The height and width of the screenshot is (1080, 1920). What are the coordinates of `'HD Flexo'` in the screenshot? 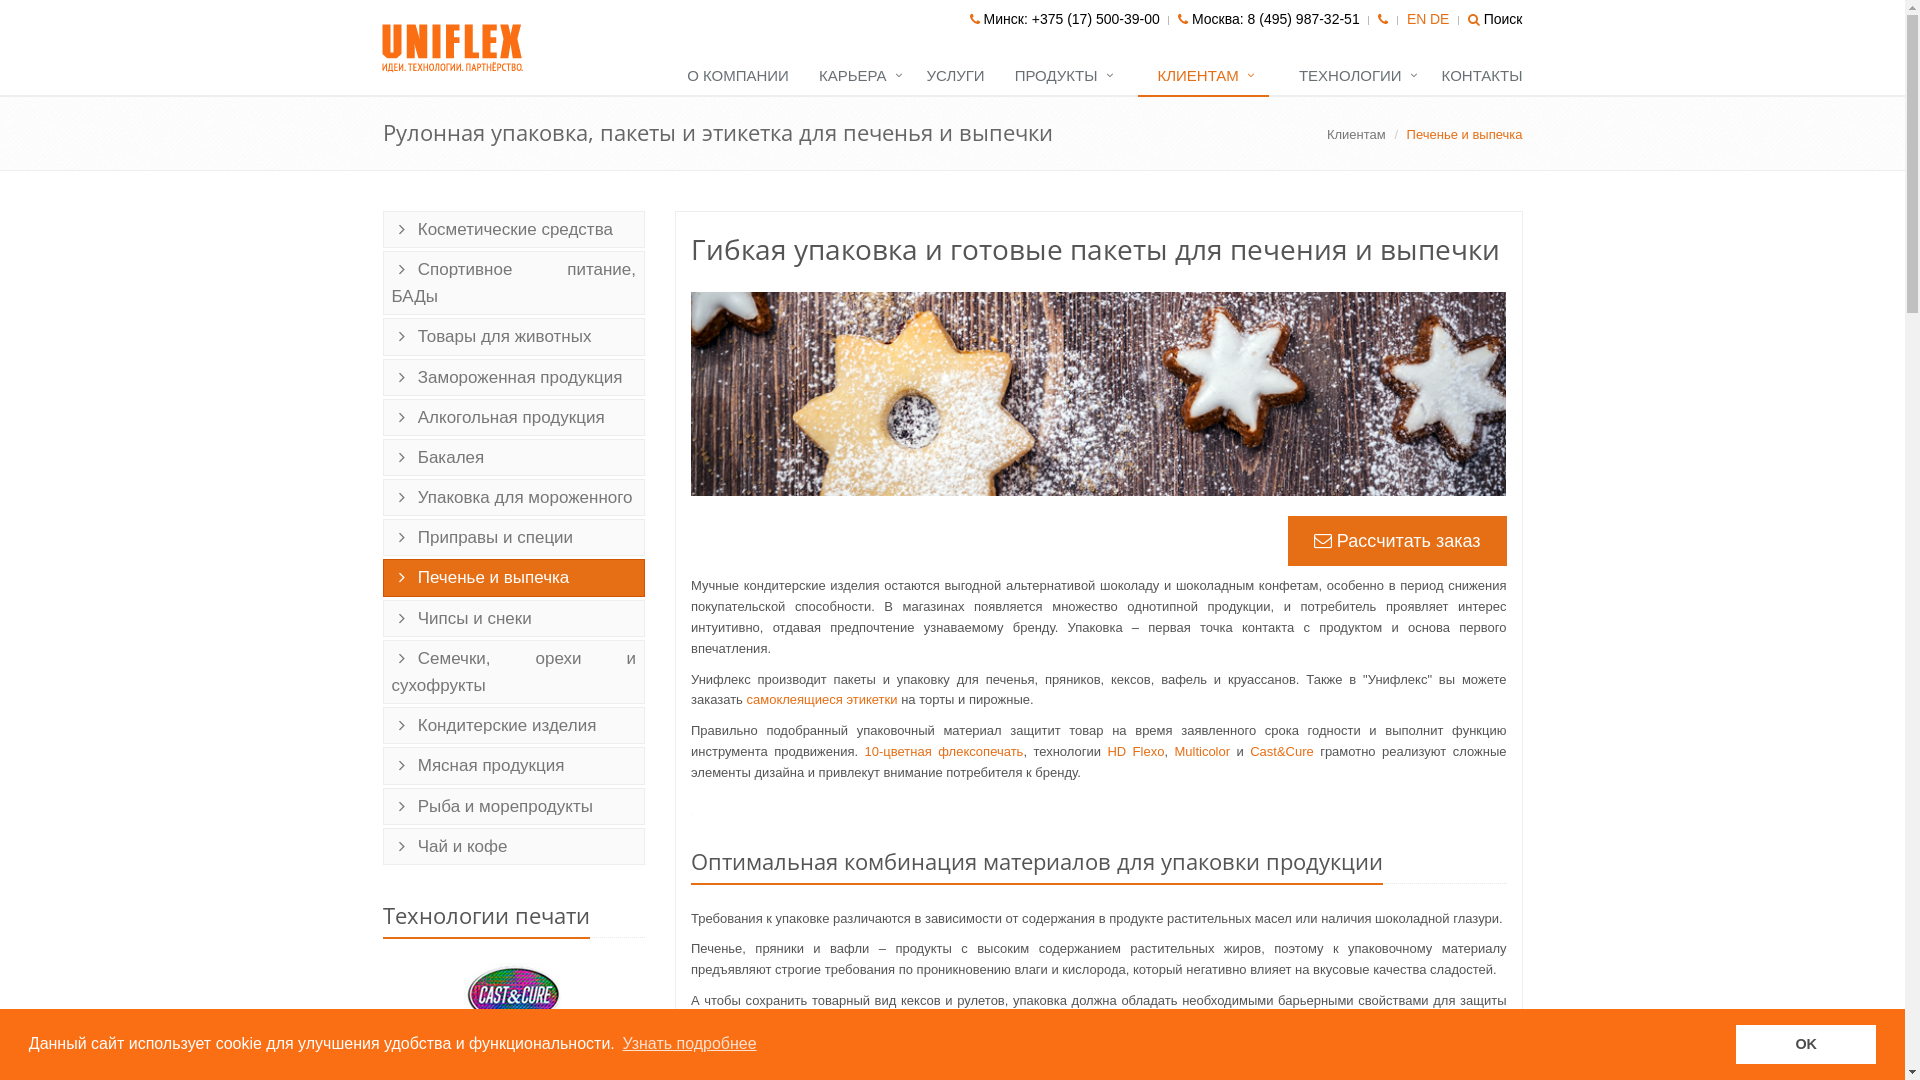 It's located at (1135, 751).